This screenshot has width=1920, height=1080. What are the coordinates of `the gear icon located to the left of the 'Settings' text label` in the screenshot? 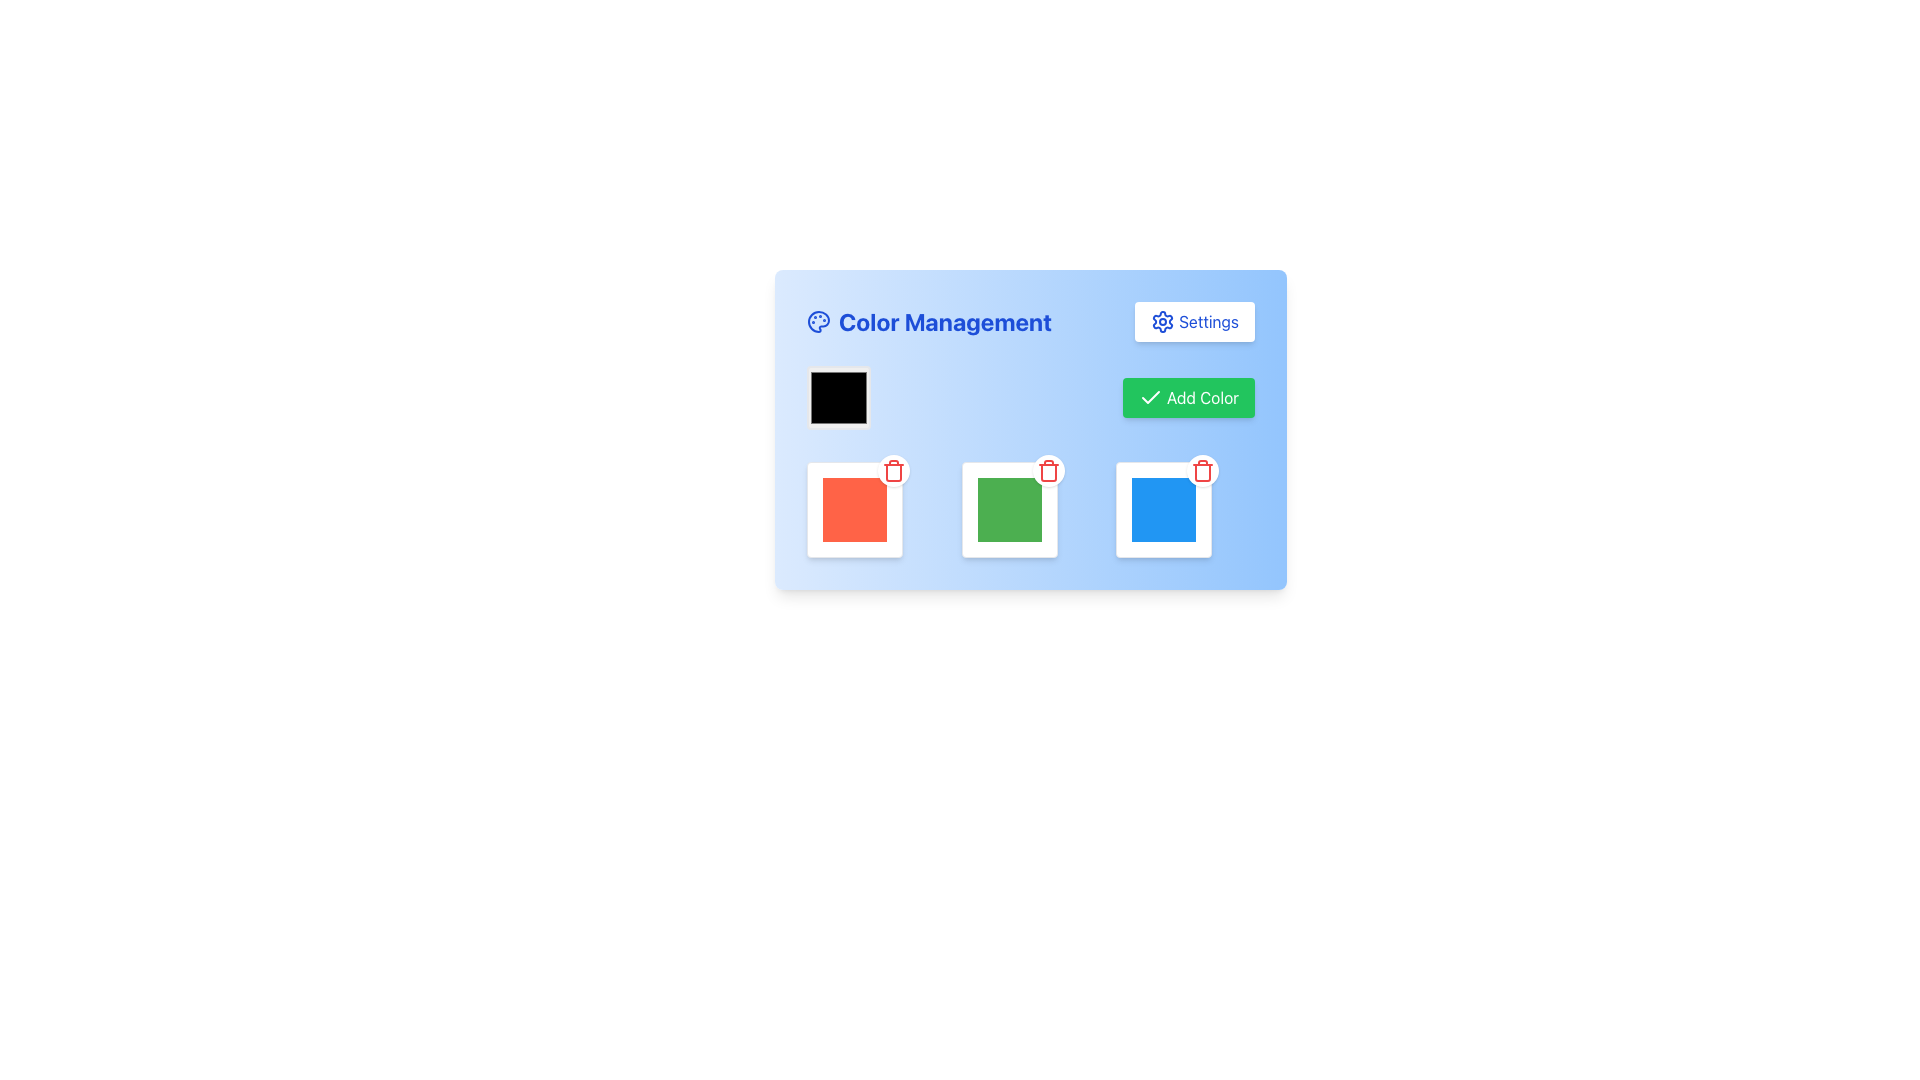 It's located at (1163, 320).